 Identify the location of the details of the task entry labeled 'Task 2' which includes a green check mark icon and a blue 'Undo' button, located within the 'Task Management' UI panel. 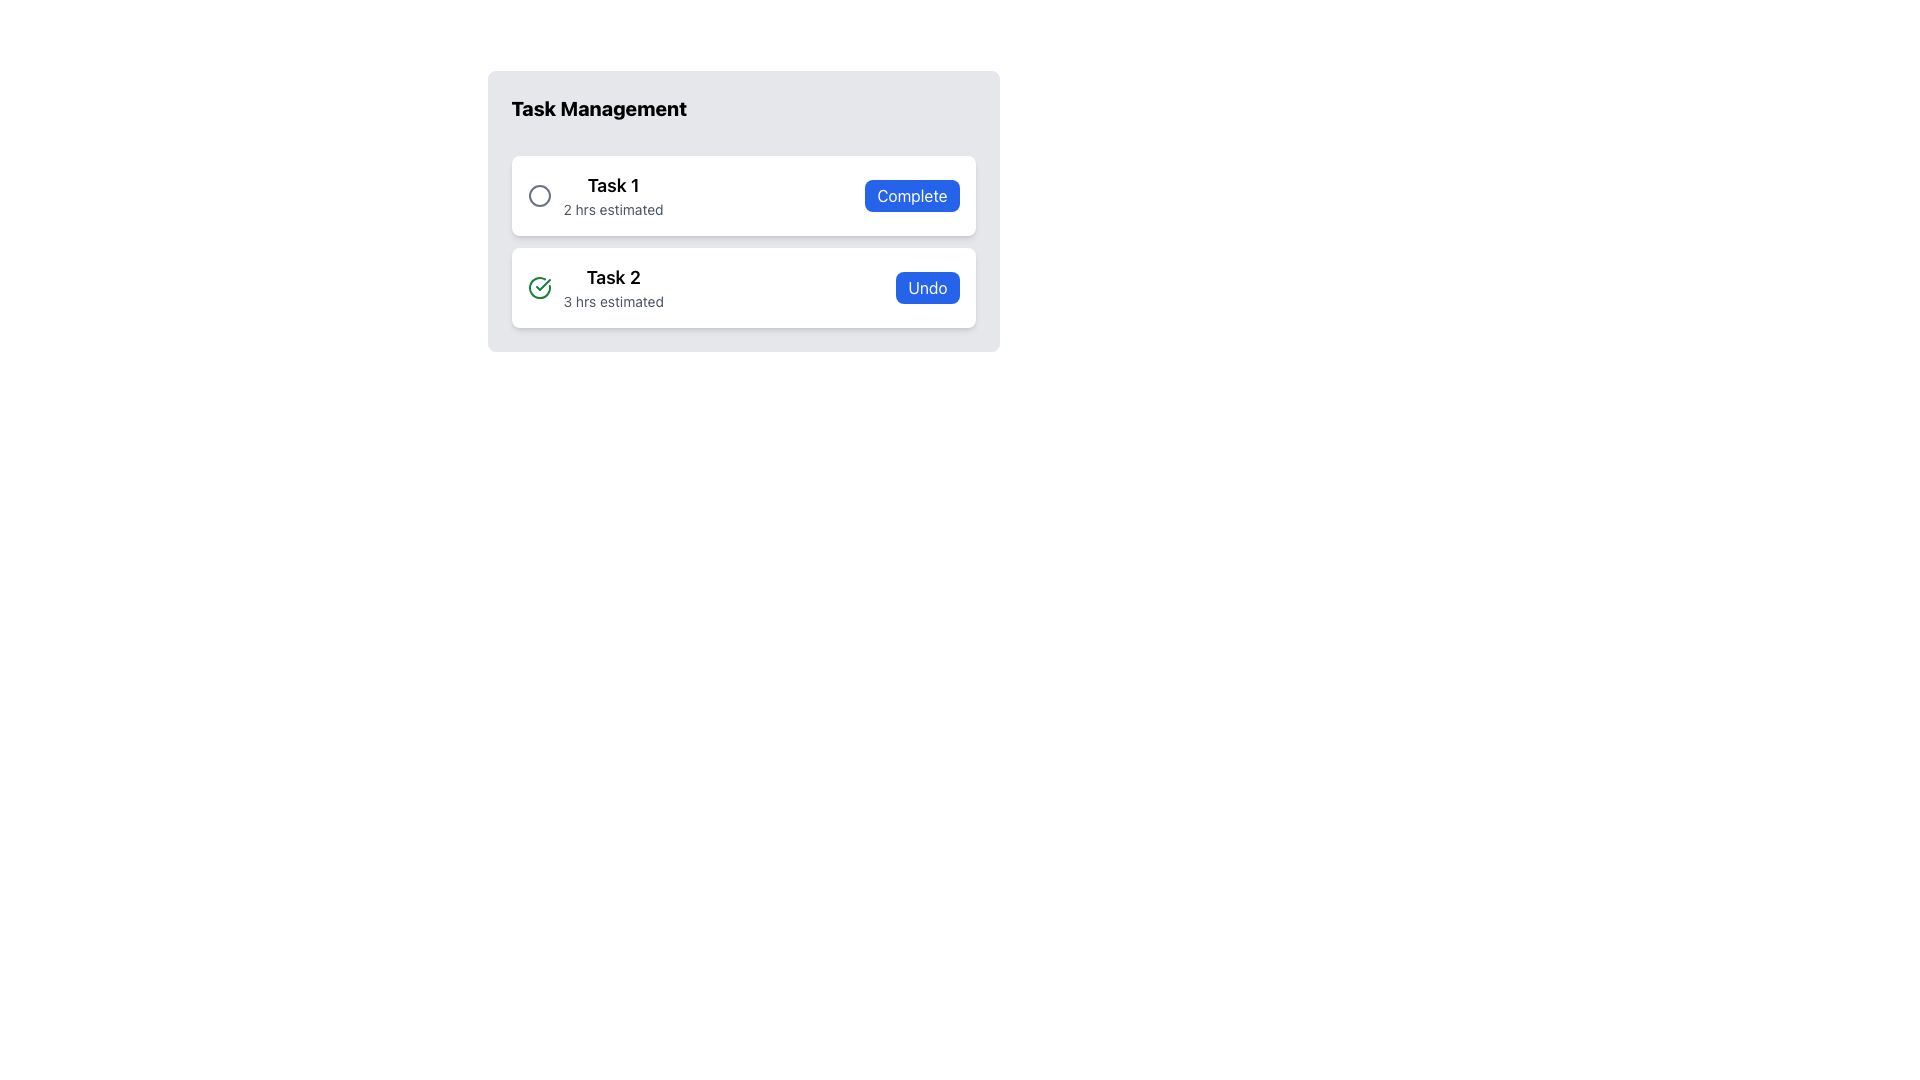
(742, 288).